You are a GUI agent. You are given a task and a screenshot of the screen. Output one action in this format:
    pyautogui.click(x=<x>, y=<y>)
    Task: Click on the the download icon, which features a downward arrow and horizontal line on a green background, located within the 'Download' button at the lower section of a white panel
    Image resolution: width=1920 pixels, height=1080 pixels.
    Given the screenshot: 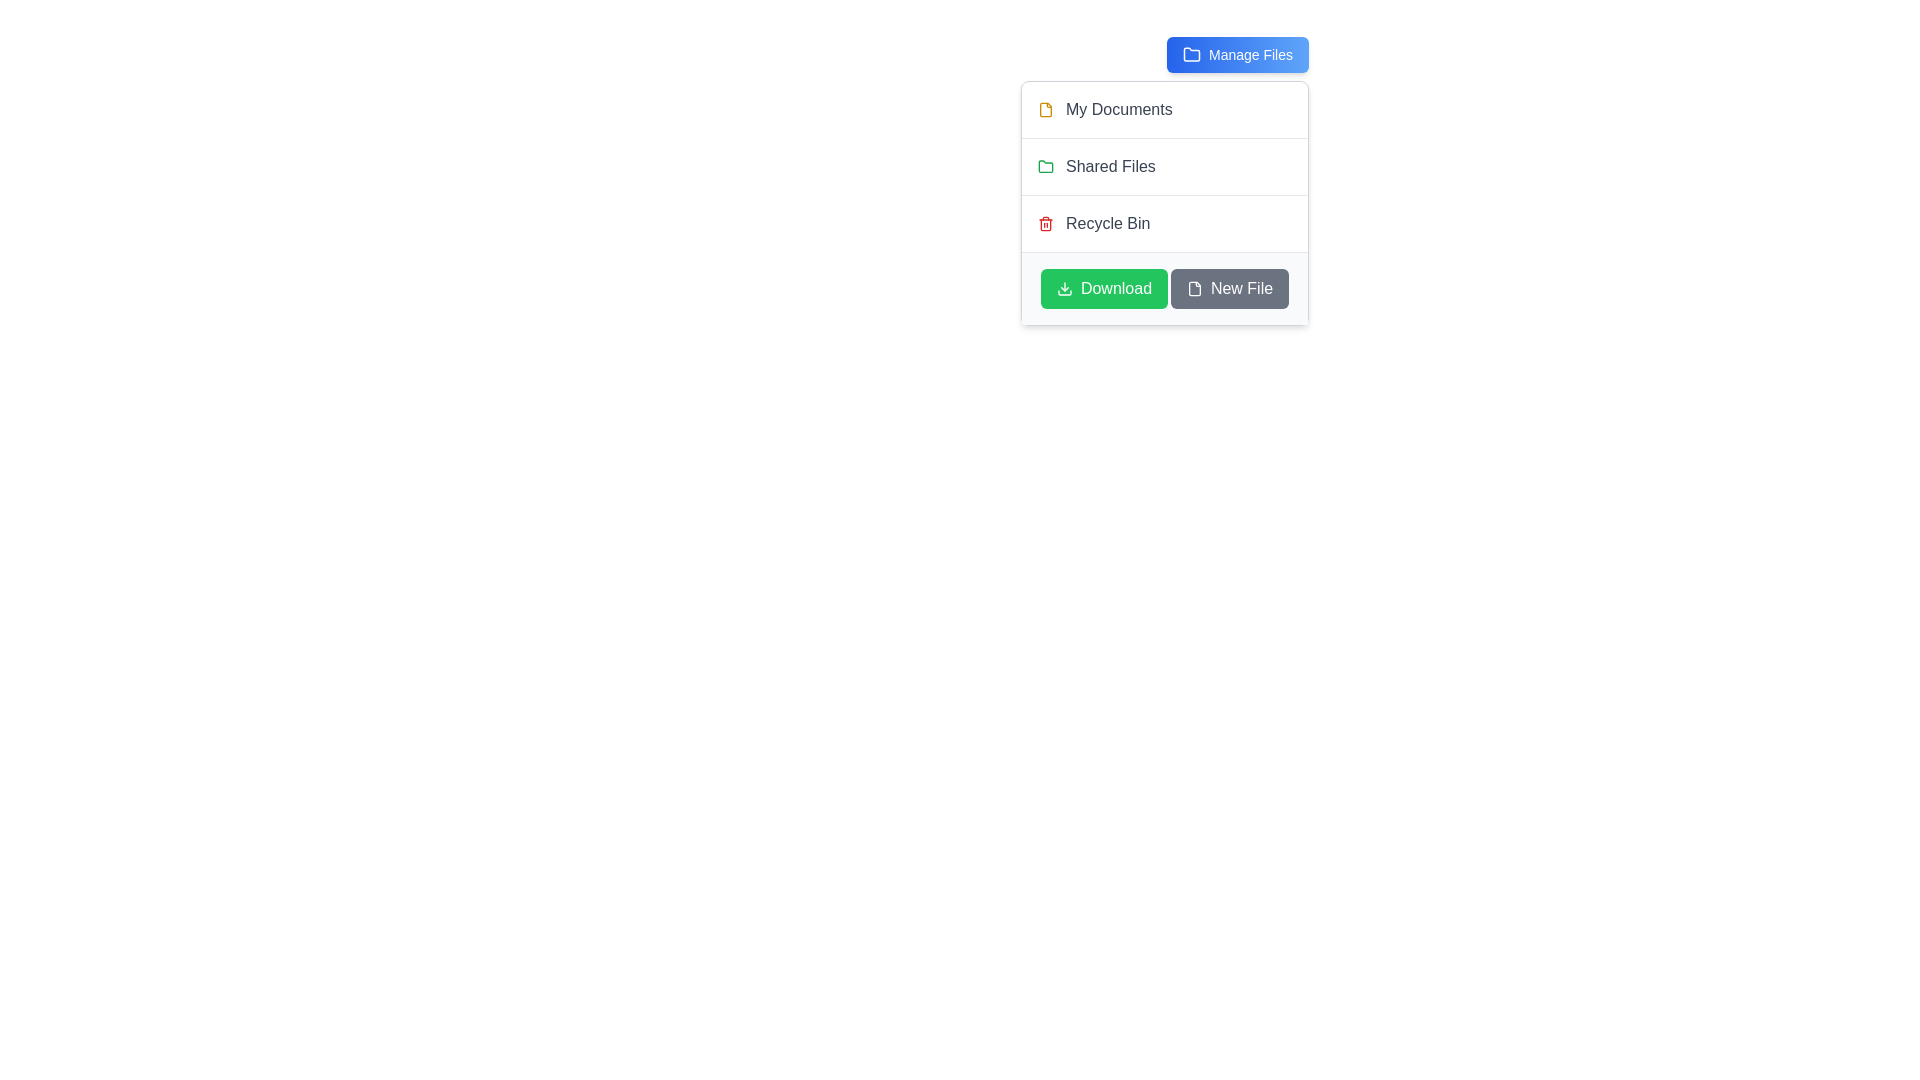 What is the action you would take?
    pyautogui.click(x=1063, y=289)
    